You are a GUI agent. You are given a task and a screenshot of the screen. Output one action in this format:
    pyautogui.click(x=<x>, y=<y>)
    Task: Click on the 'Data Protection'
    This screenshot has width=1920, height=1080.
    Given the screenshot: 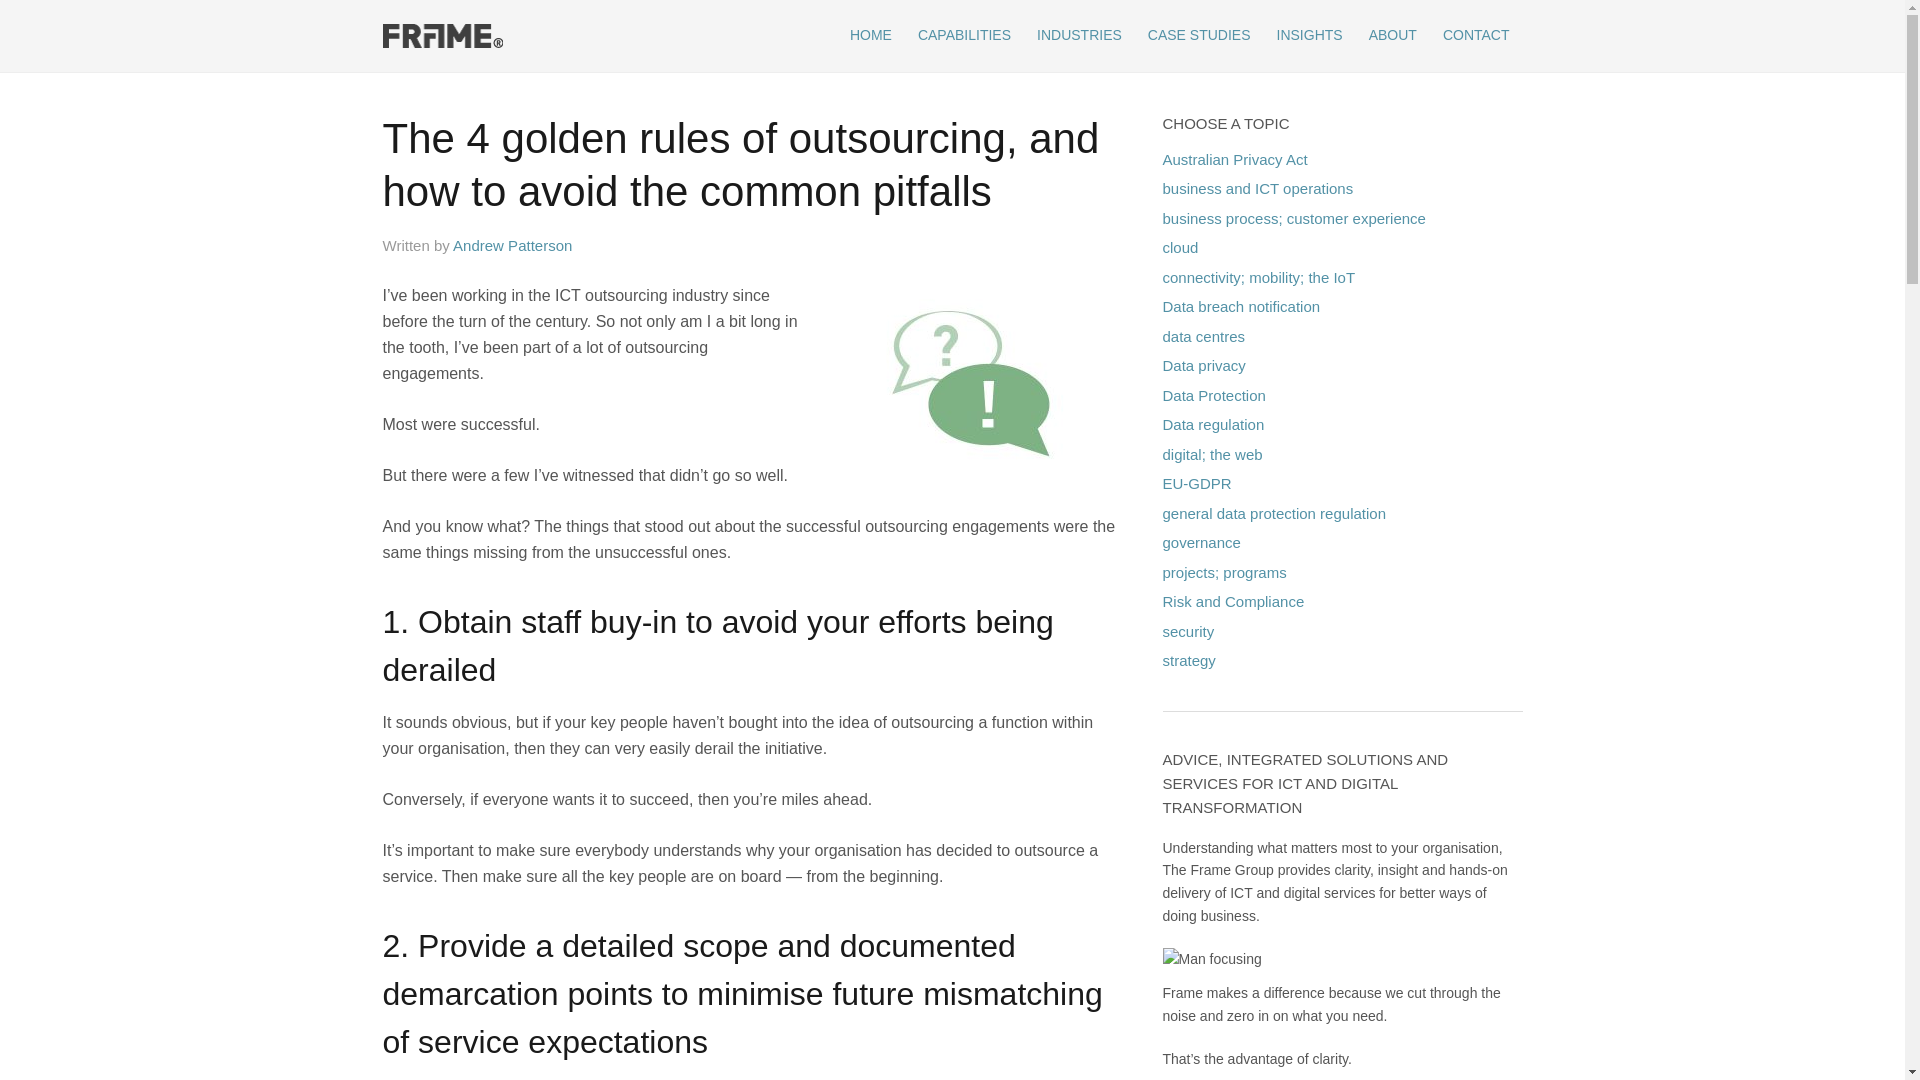 What is the action you would take?
    pyautogui.click(x=1161, y=394)
    